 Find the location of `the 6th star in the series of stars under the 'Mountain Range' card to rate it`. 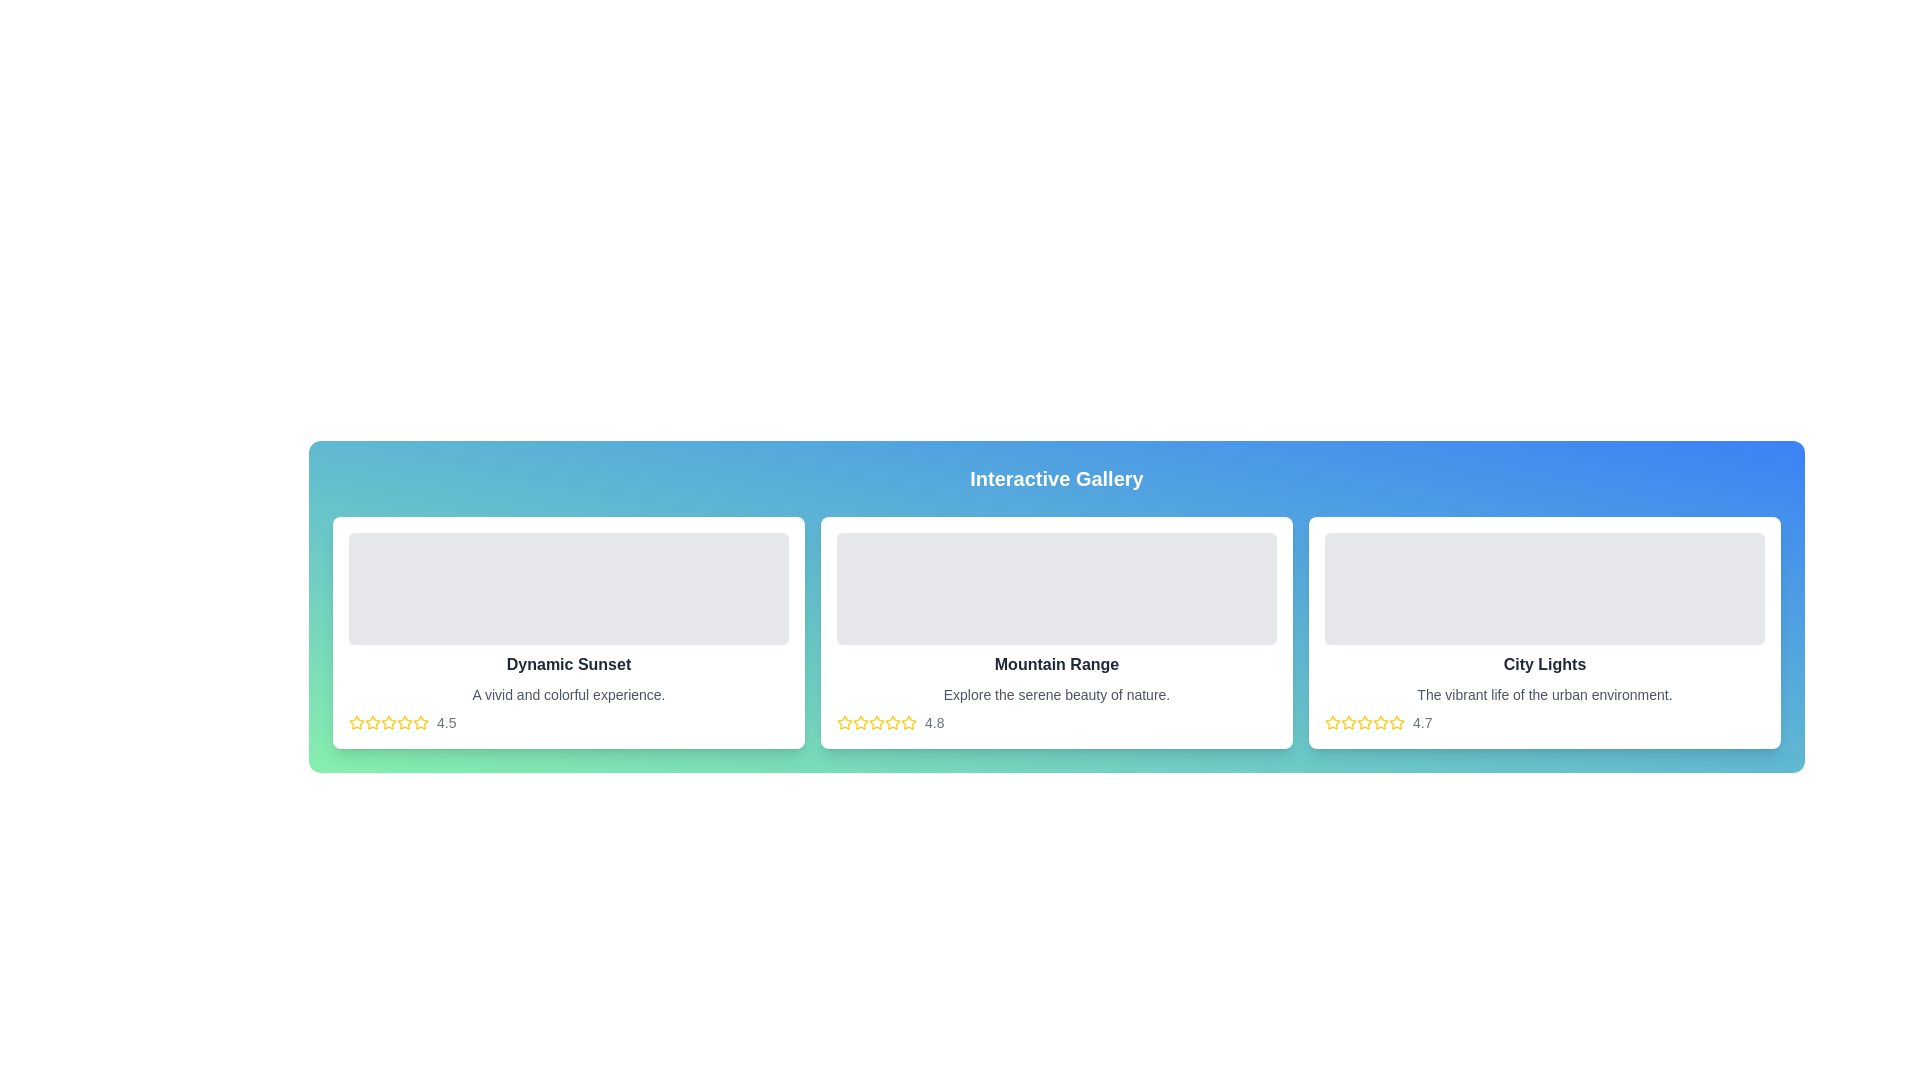

the 6th star in the series of stars under the 'Mountain Range' card to rate it is located at coordinates (891, 722).